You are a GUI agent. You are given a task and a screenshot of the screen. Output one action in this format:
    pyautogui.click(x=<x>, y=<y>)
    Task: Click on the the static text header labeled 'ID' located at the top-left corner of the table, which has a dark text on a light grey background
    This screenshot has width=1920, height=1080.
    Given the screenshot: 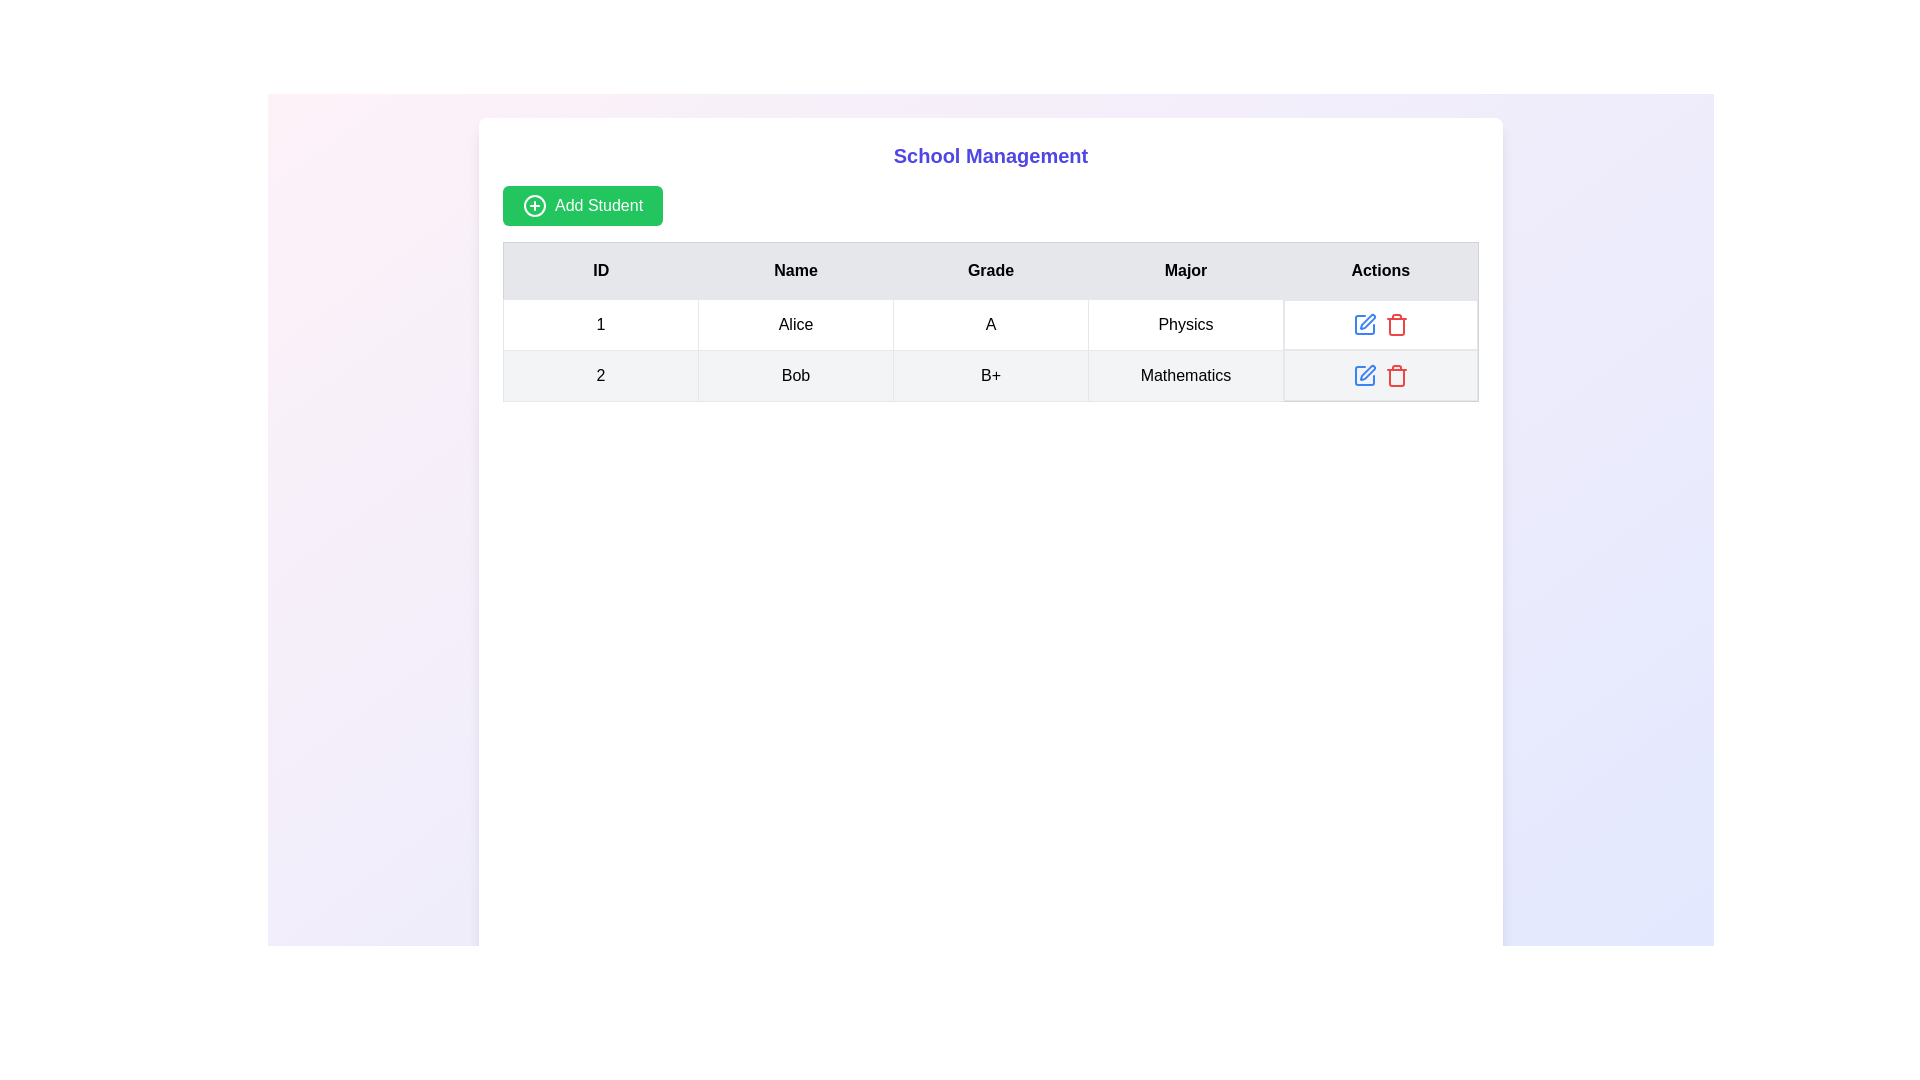 What is the action you would take?
    pyautogui.click(x=599, y=270)
    